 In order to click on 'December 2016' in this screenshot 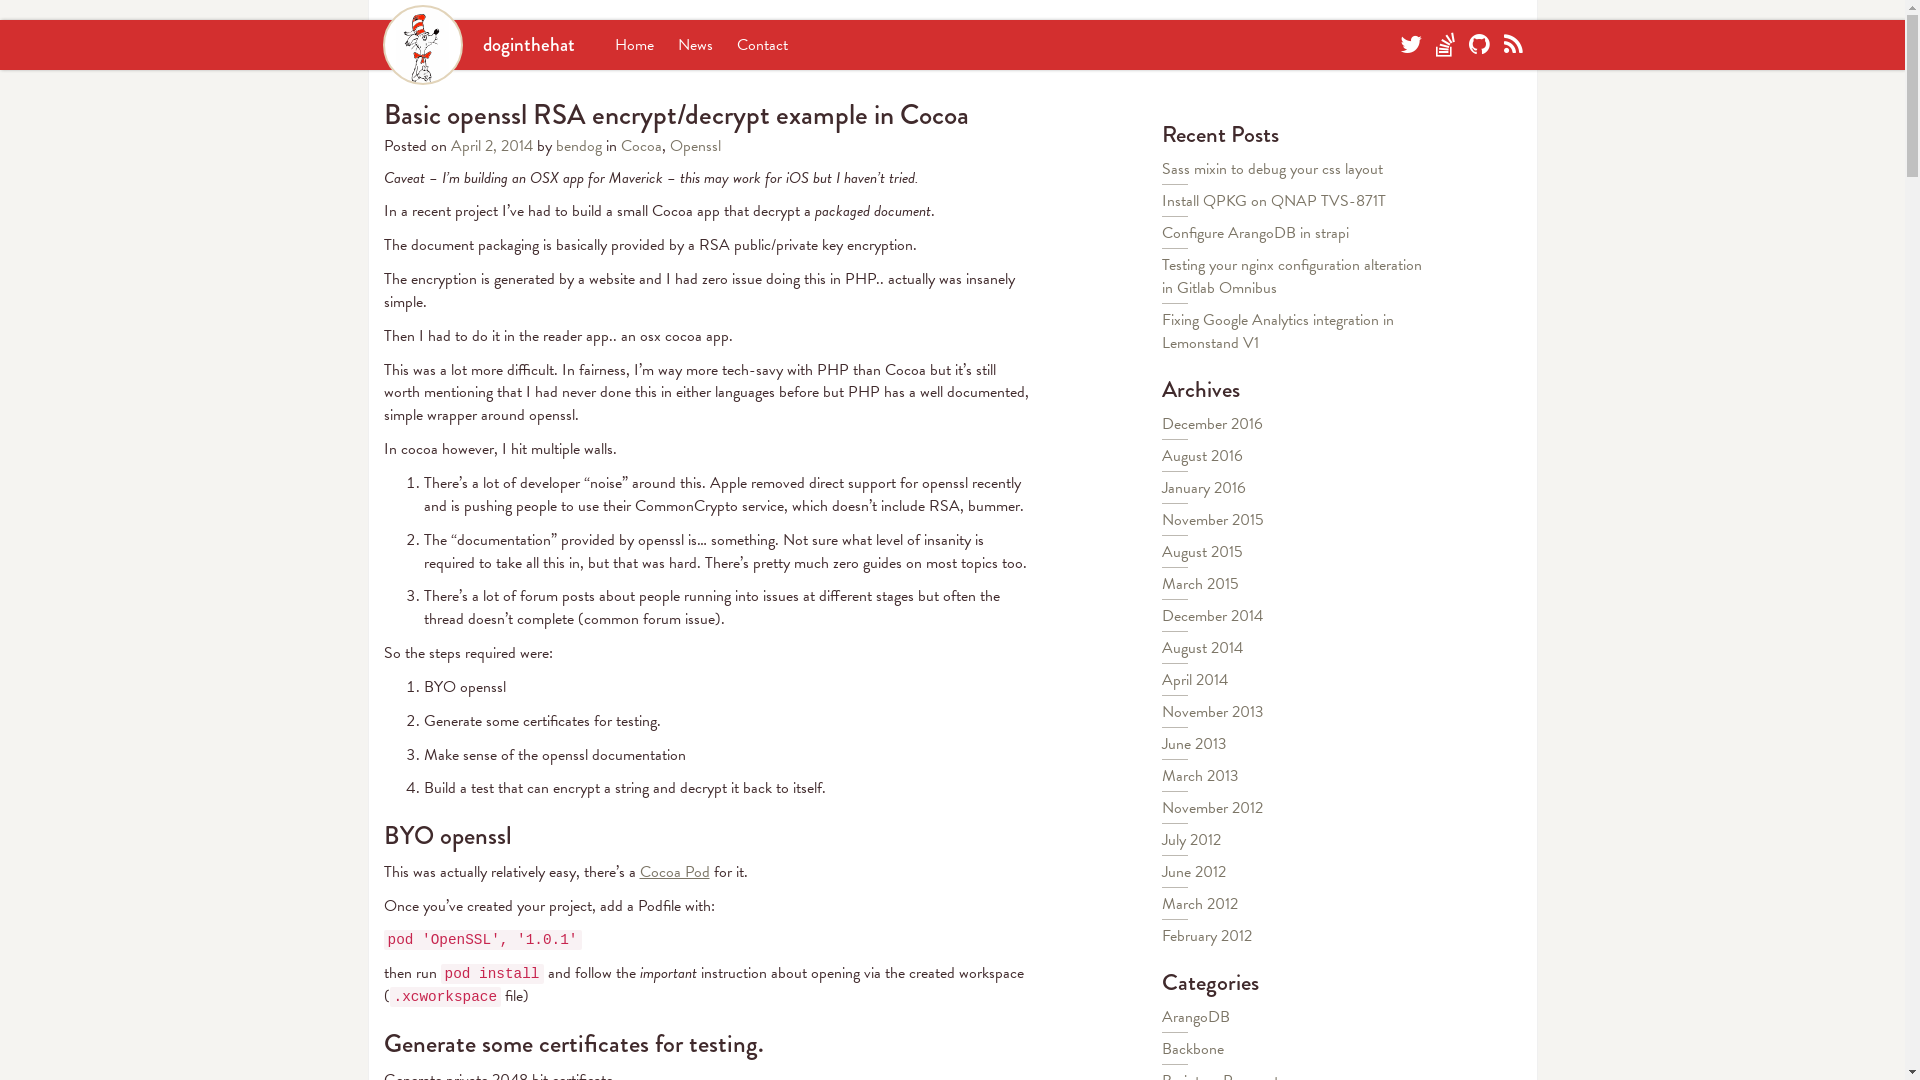, I will do `click(1211, 423)`.